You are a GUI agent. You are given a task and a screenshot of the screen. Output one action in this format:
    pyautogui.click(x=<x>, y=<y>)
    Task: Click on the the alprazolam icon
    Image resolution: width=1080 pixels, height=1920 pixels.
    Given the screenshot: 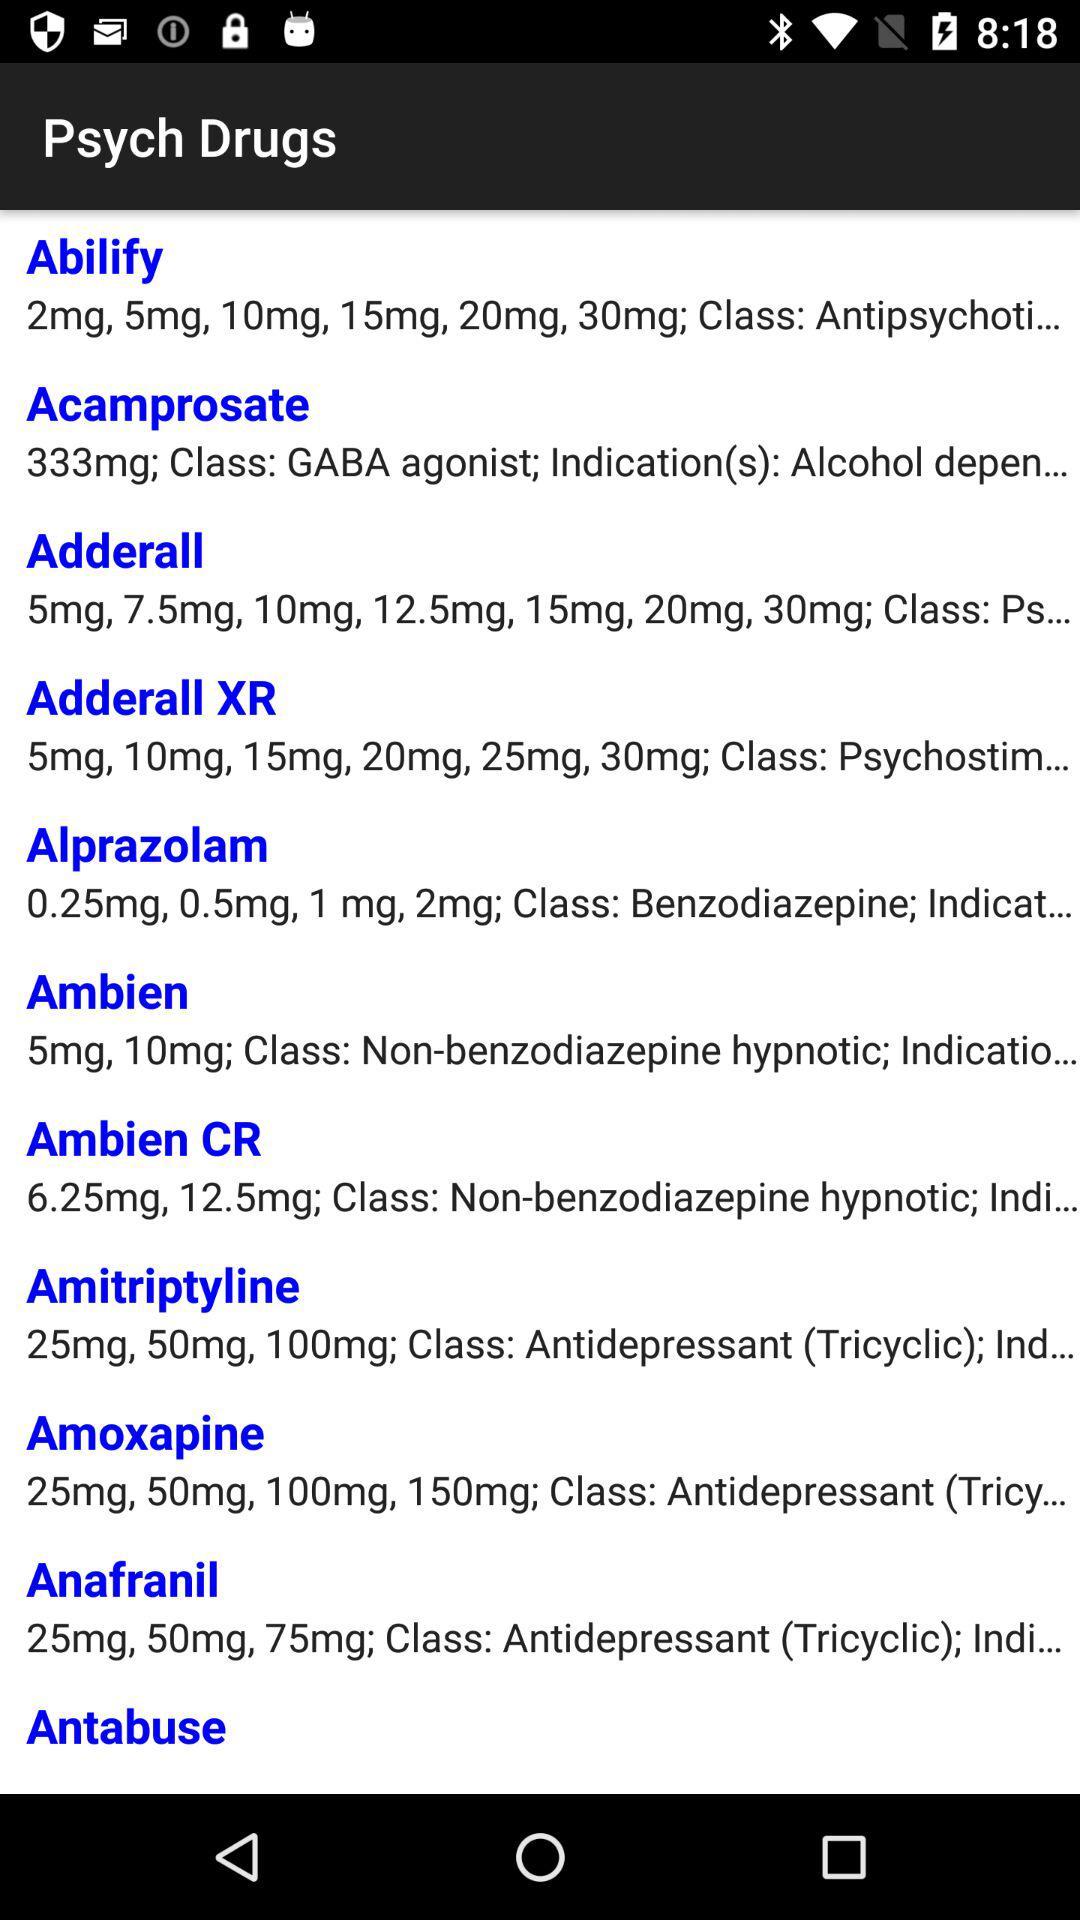 What is the action you would take?
    pyautogui.click(x=146, y=843)
    